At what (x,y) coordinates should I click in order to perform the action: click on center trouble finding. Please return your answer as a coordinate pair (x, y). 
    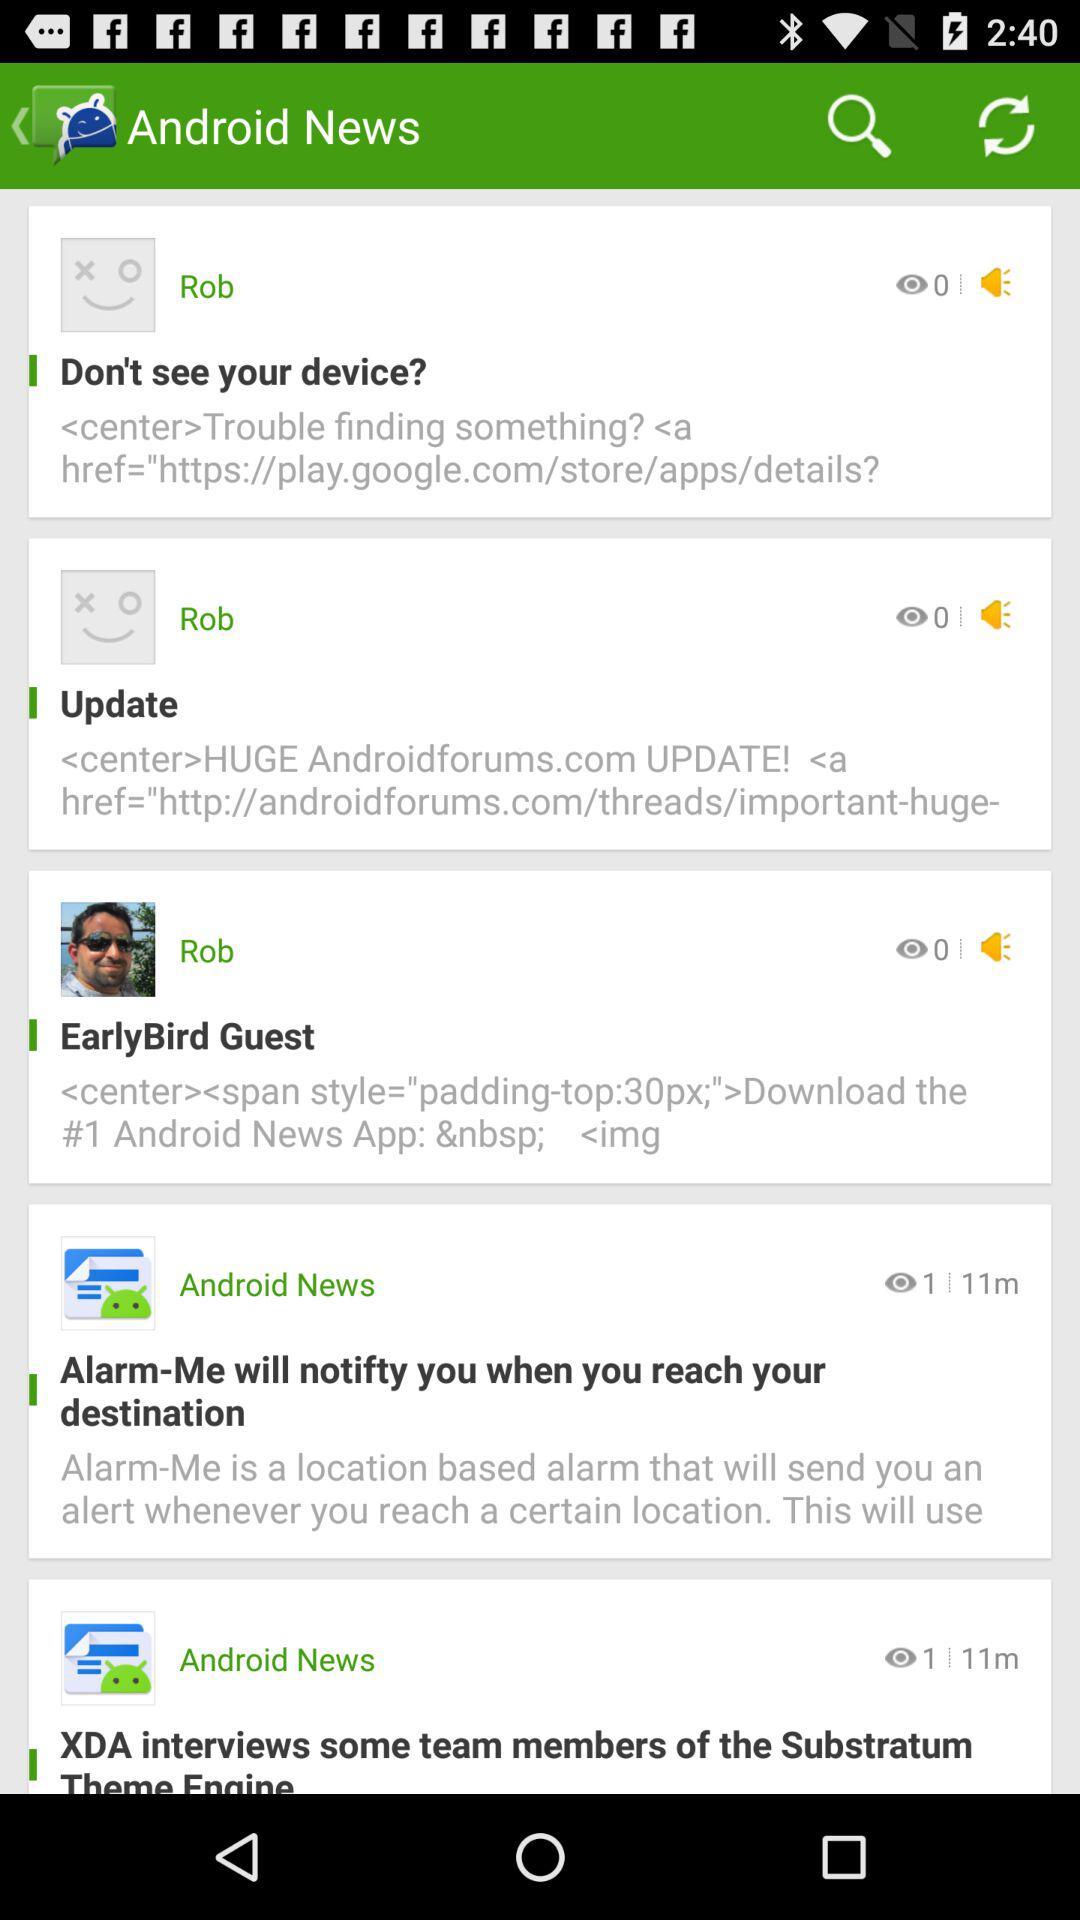
    Looking at the image, I should click on (540, 458).